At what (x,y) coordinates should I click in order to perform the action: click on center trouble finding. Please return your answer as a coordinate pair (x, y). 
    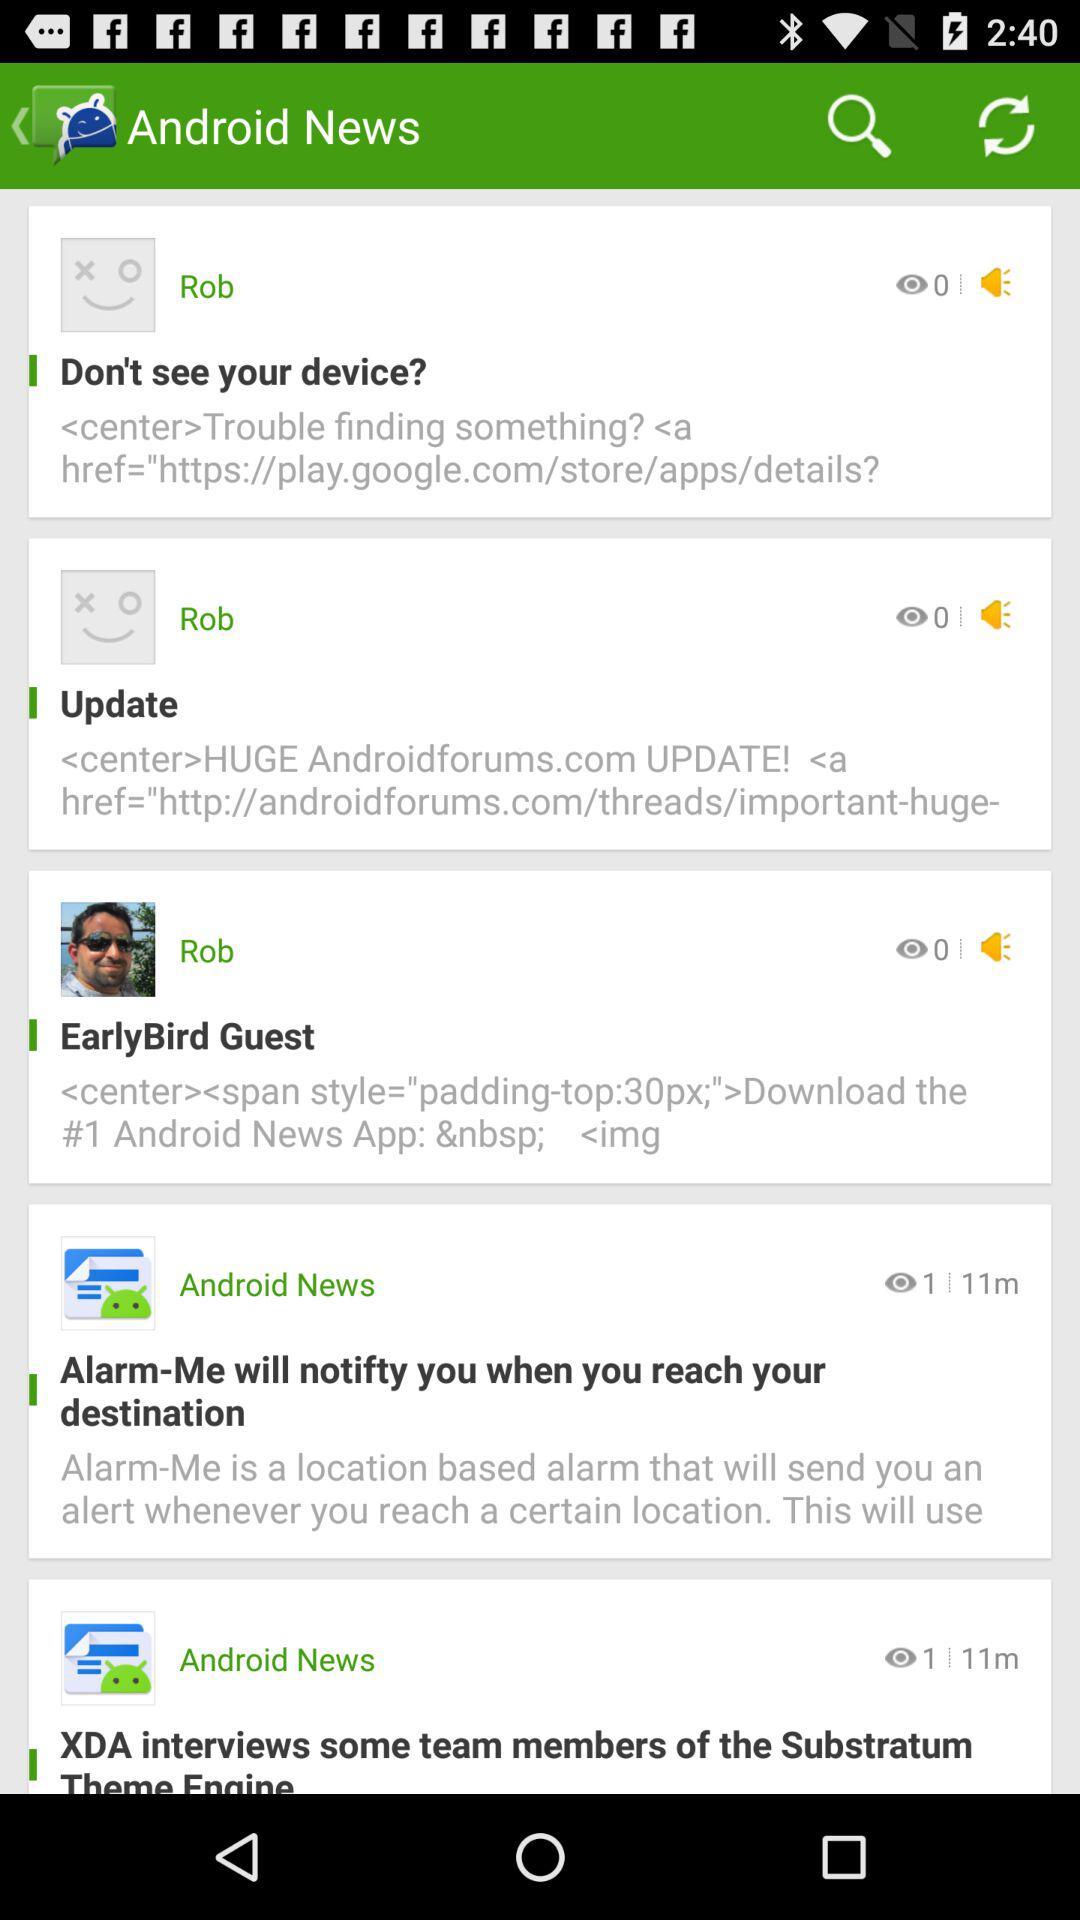
    Looking at the image, I should click on (540, 458).